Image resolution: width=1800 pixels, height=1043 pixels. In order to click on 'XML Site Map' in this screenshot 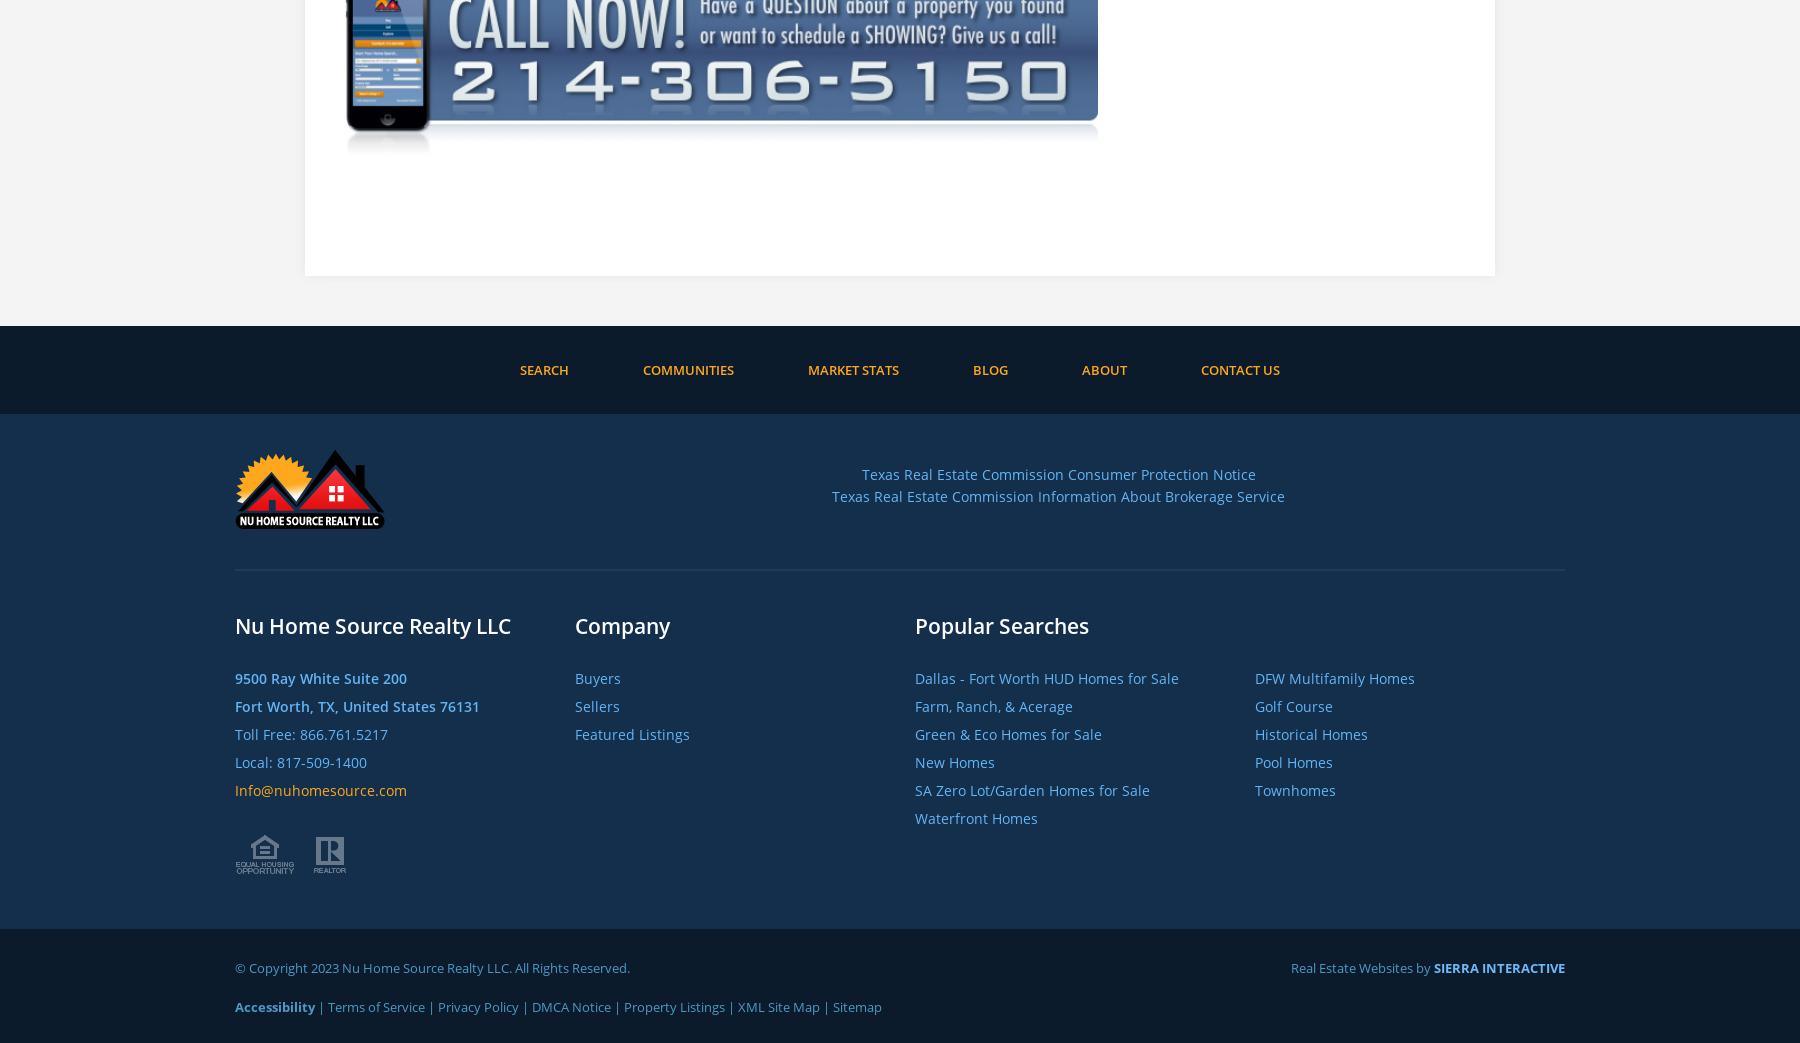, I will do `click(778, 1005)`.